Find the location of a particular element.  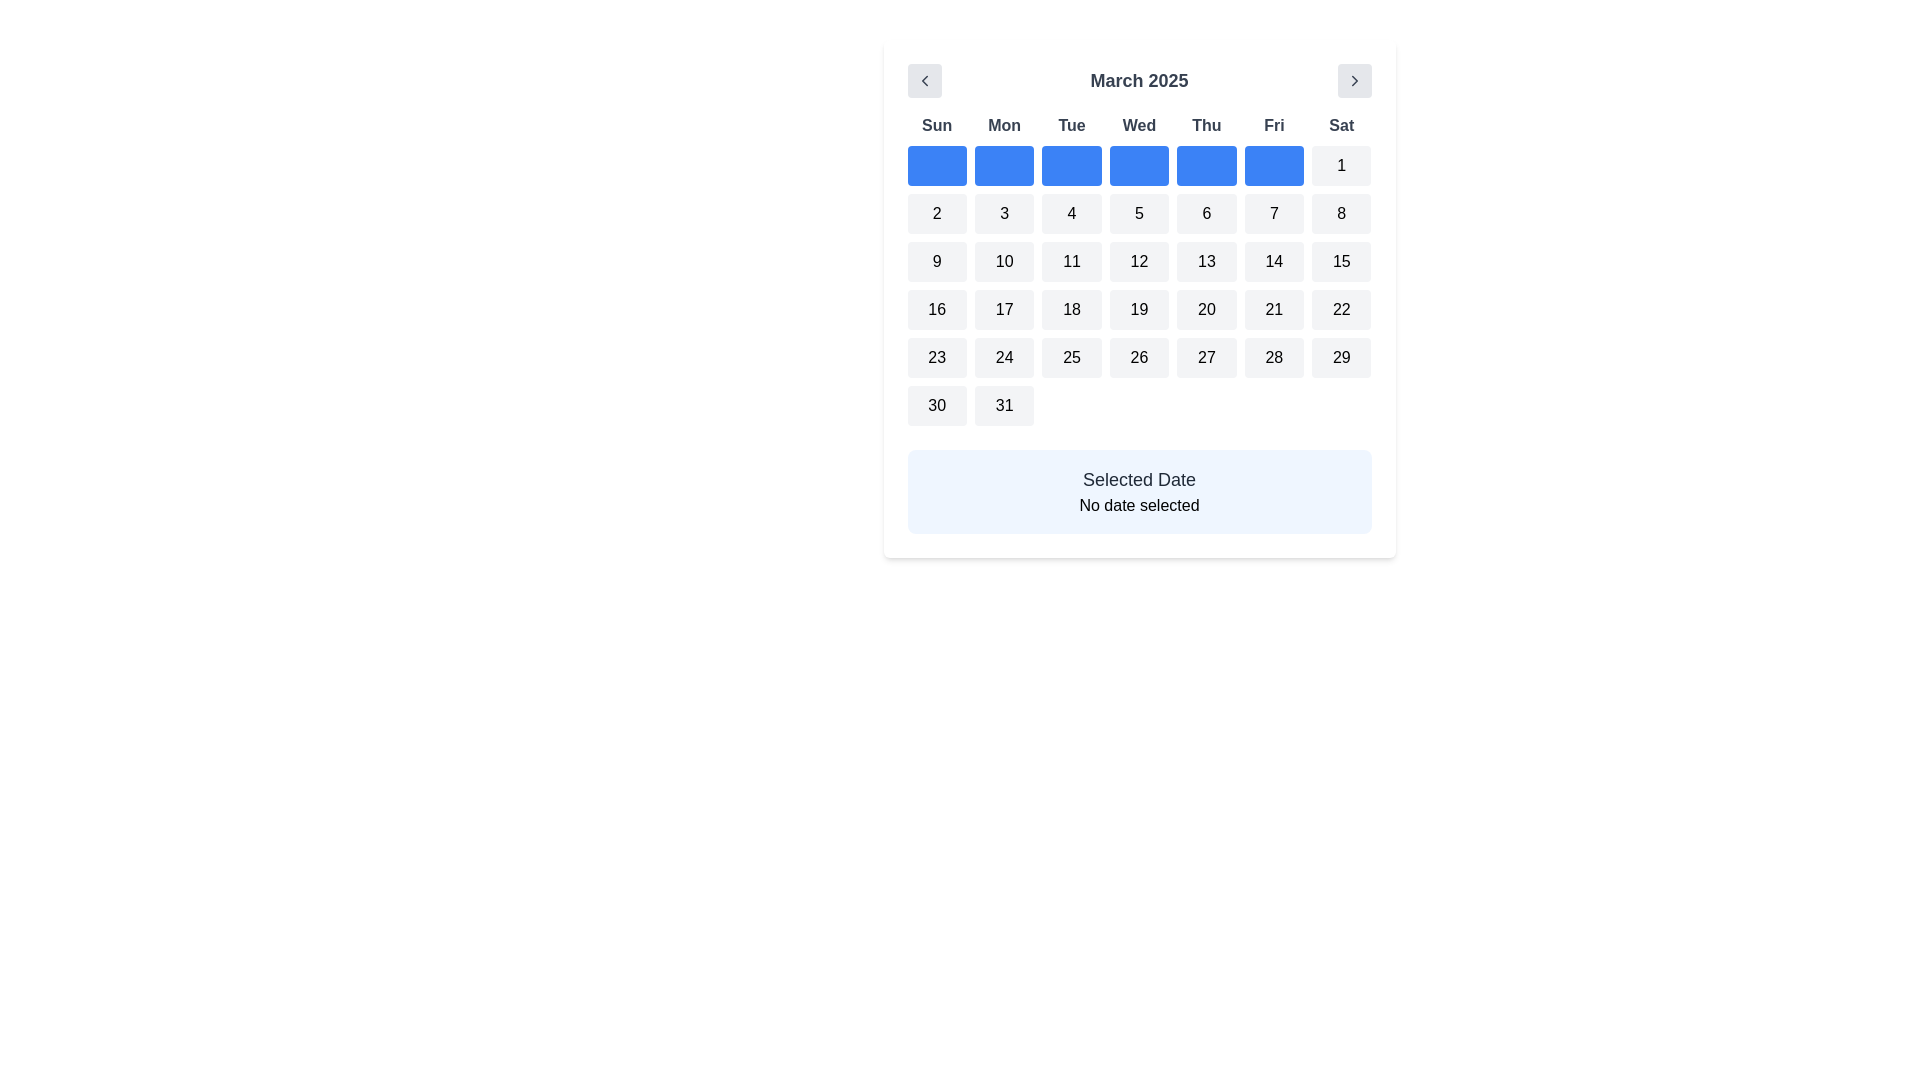

the button displaying the number '23' in the calendar grid below the 'March 2025' header is located at coordinates (936, 357).